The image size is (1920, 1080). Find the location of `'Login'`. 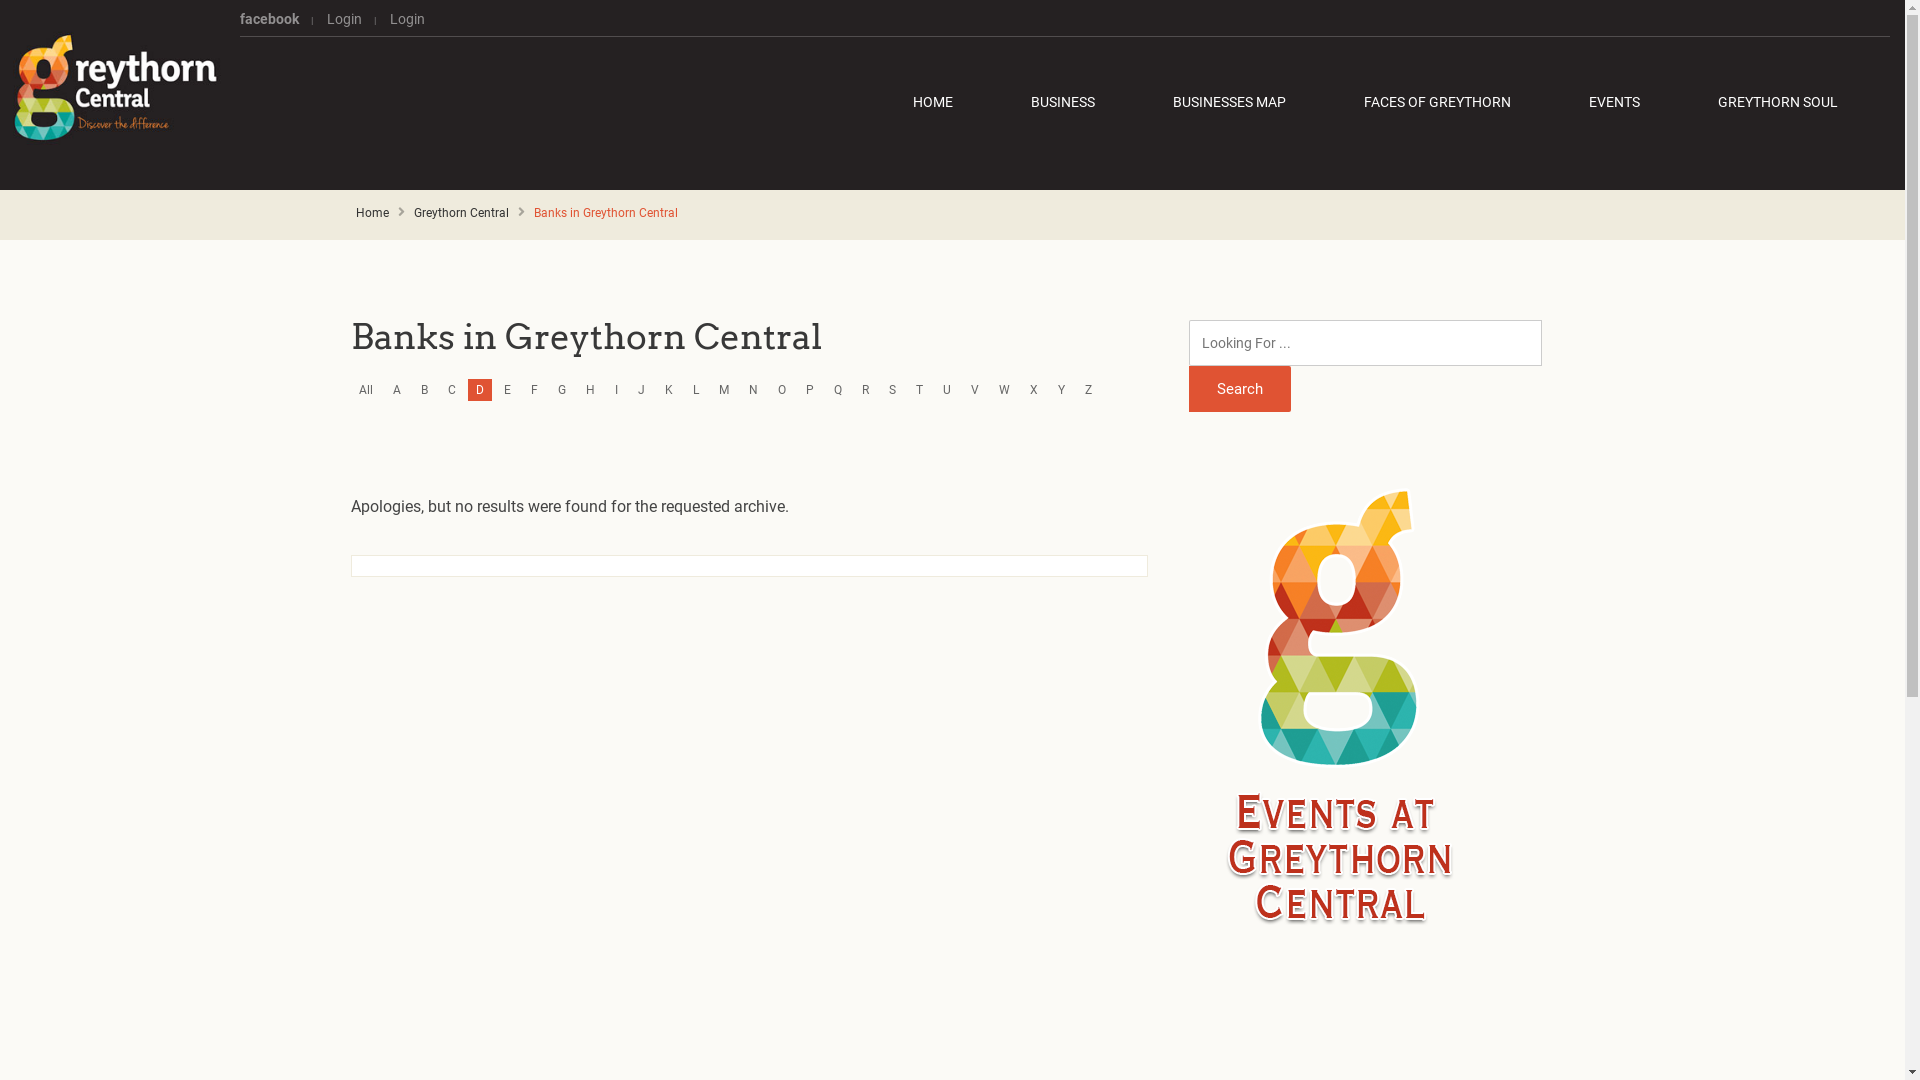

'Login' is located at coordinates (344, 19).